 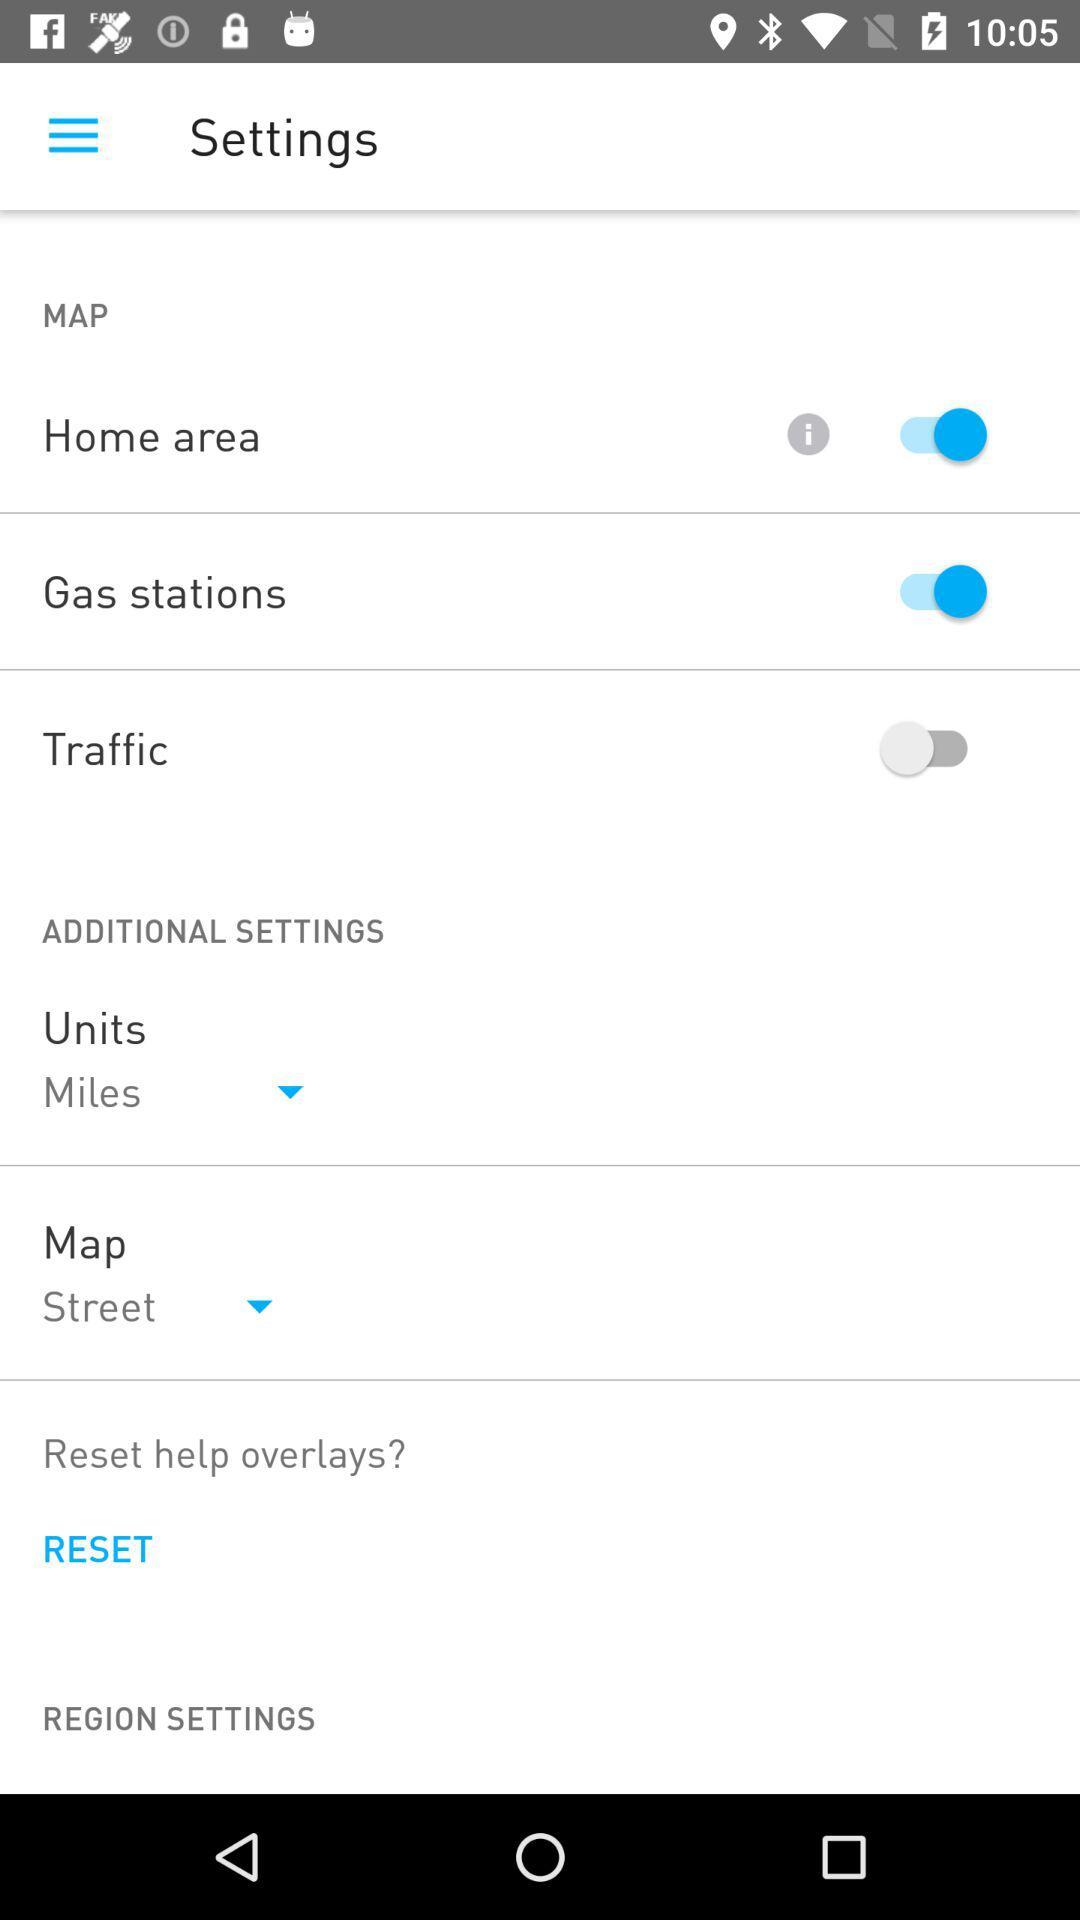 What do you see at coordinates (933, 747) in the screenshot?
I see `trafiic on off button` at bounding box center [933, 747].